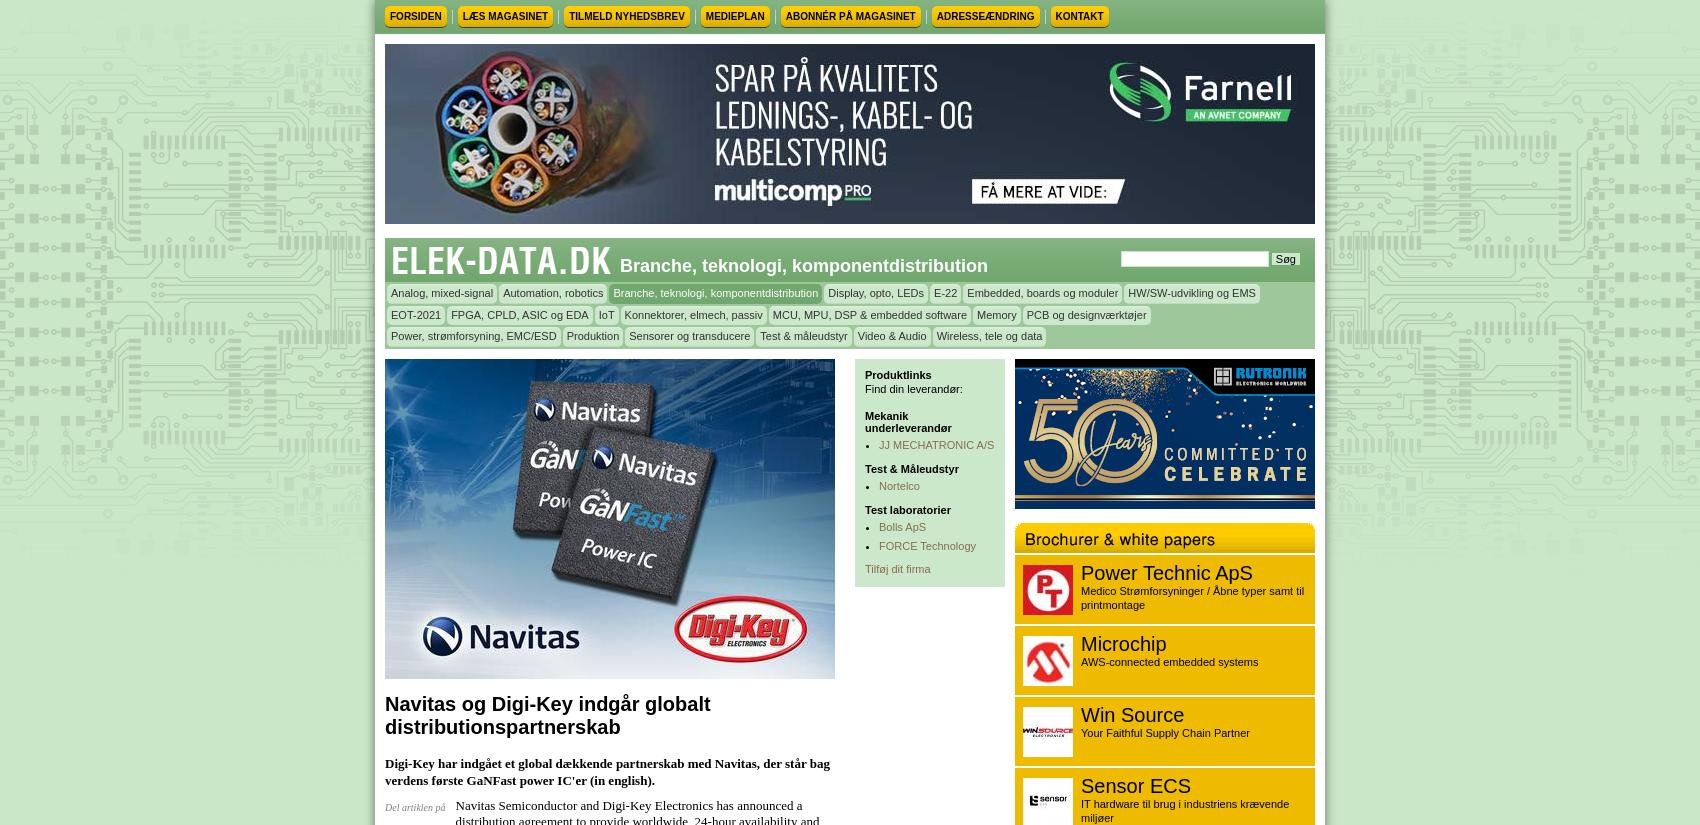 The height and width of the screenshot is (825, 1700). What do you see at coordinates (414, 15) in the screenshot?
I see `'Forsiden'` at bounding box center [414, 15].